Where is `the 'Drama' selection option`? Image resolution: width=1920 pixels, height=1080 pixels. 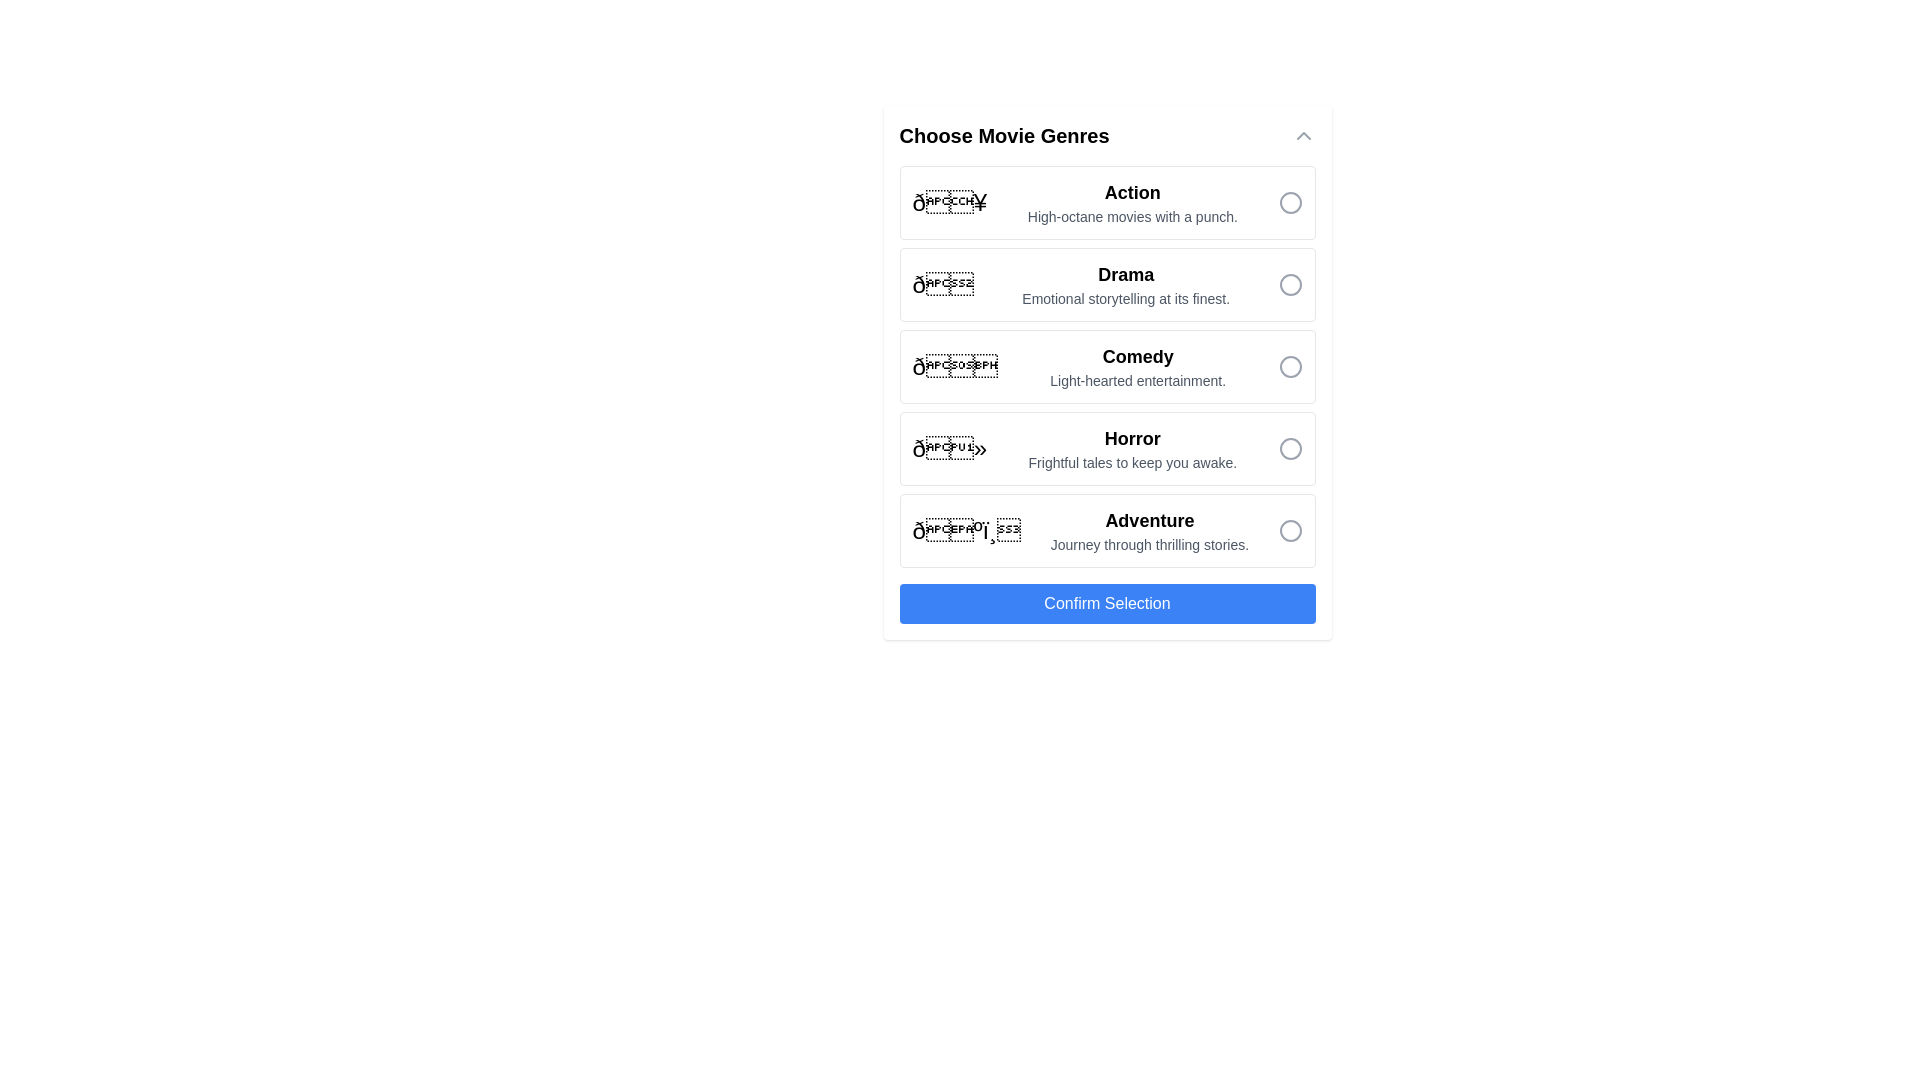
the 'Drama' selection option is located at coordinates (1106, 285).